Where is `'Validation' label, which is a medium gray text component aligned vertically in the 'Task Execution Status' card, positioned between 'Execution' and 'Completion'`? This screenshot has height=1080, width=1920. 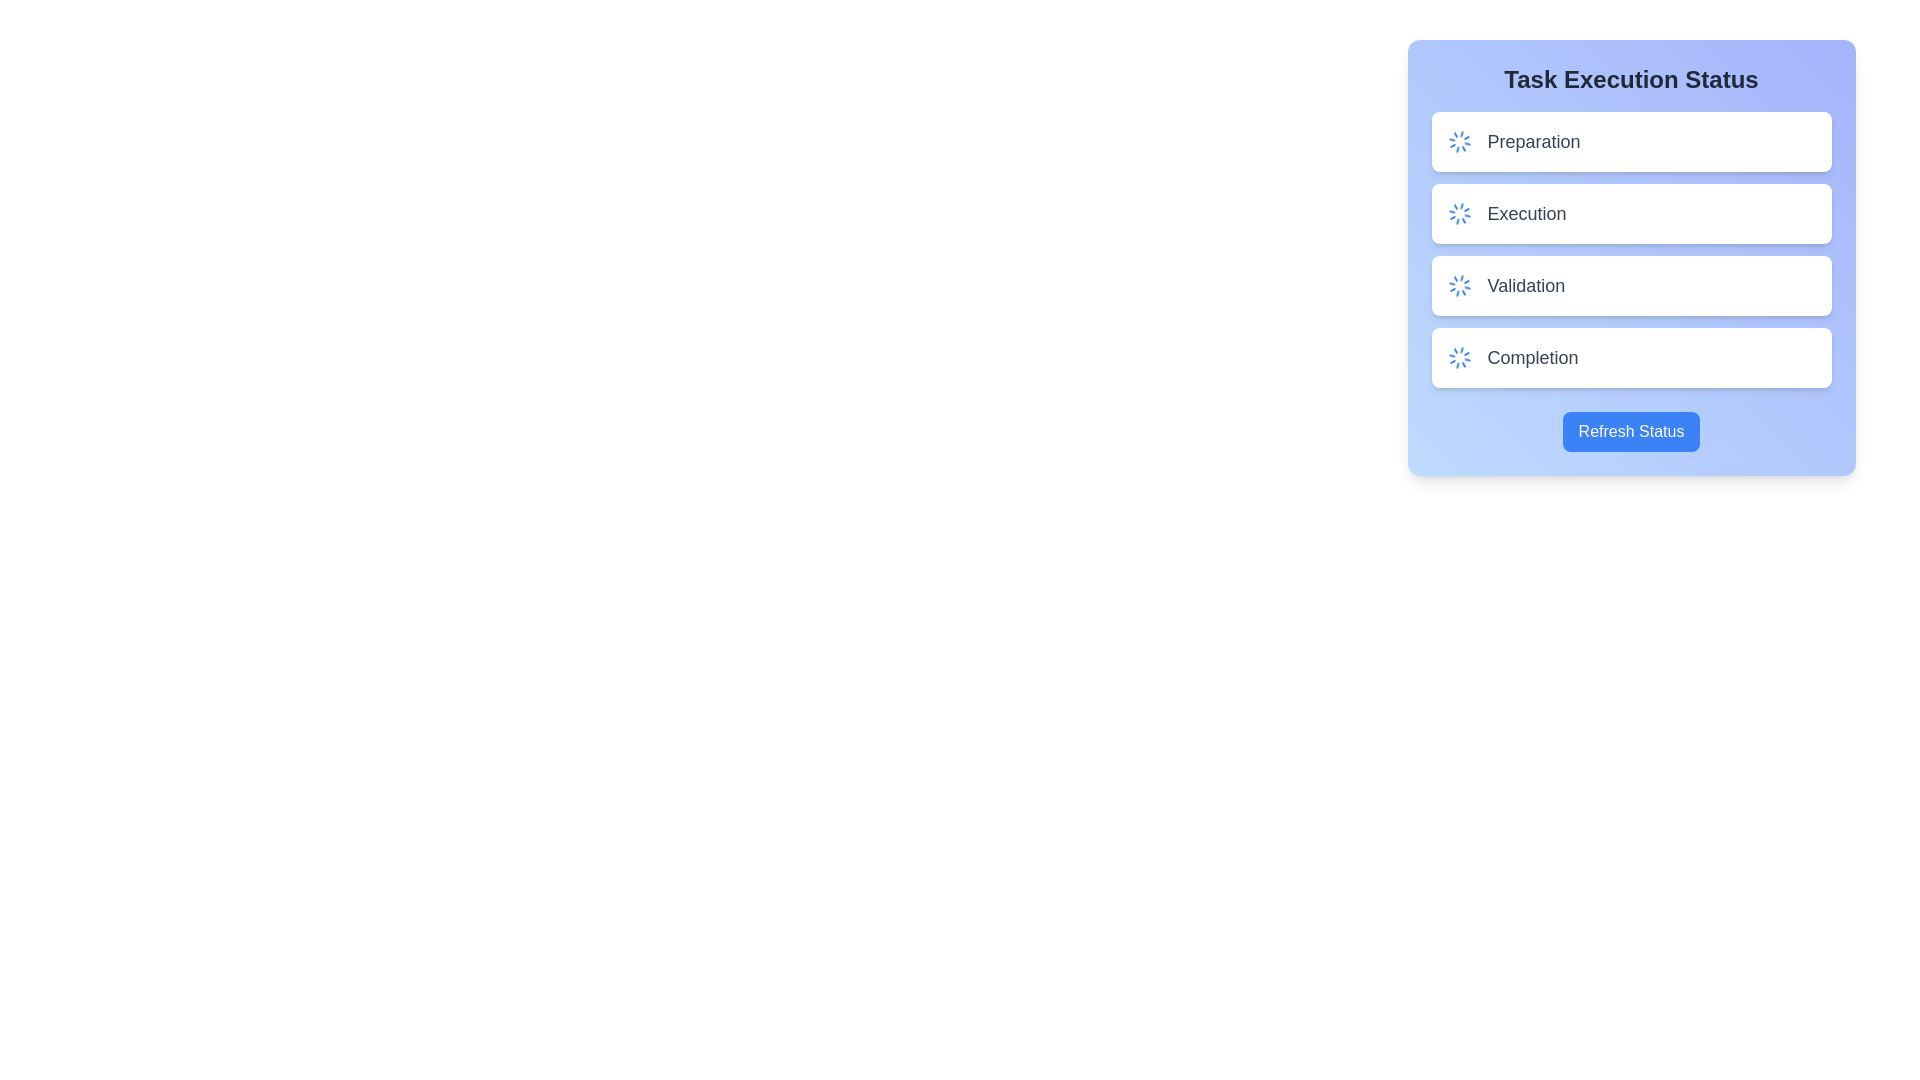 'Validation' label, which is a medium gray text component aligned vertically in the 'Task Execution Status' card, positioned between 'Execution' and 'Completion' is located at coordinates (1525, 285).